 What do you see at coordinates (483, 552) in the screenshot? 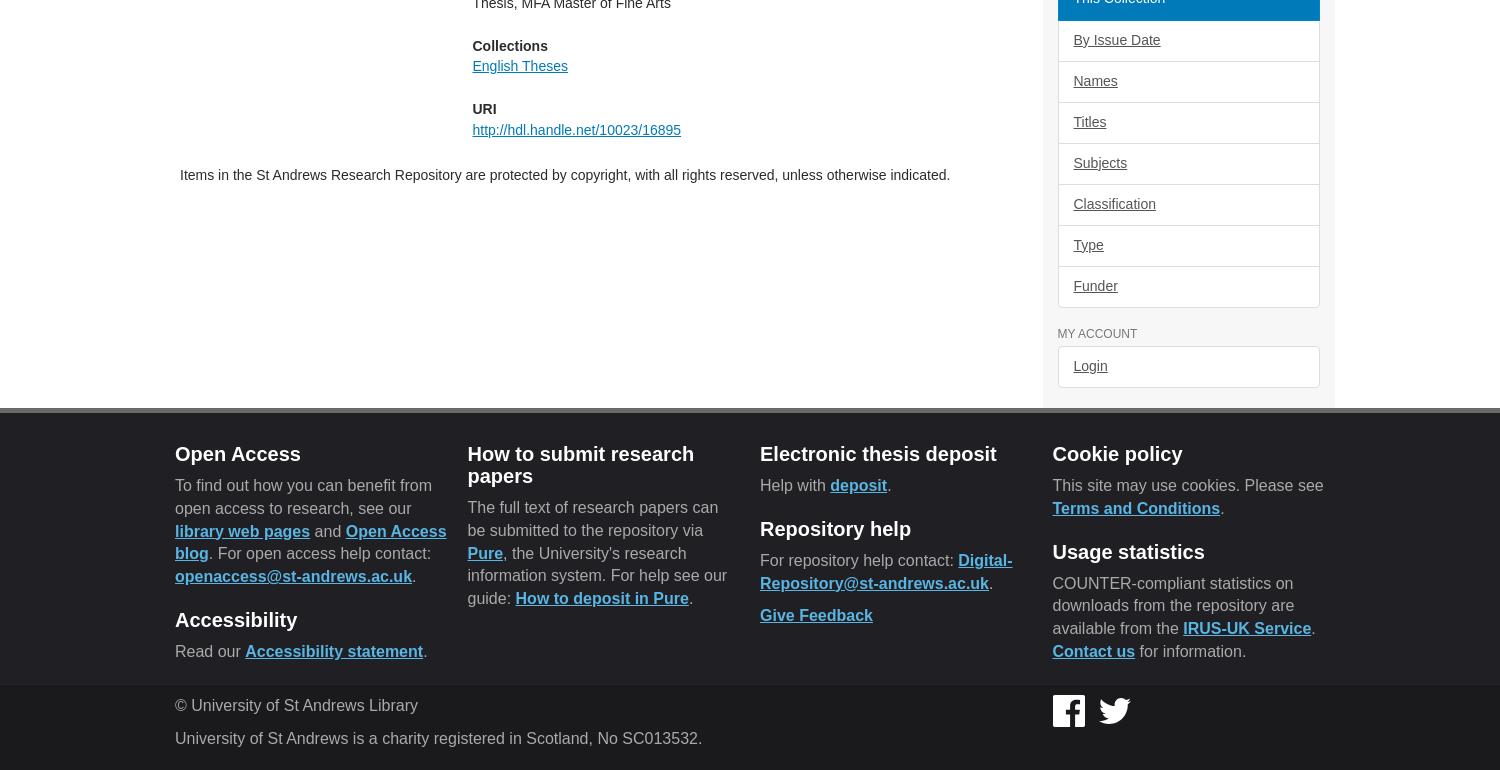
I see `'Pure'` at bounding box center [483, 552].